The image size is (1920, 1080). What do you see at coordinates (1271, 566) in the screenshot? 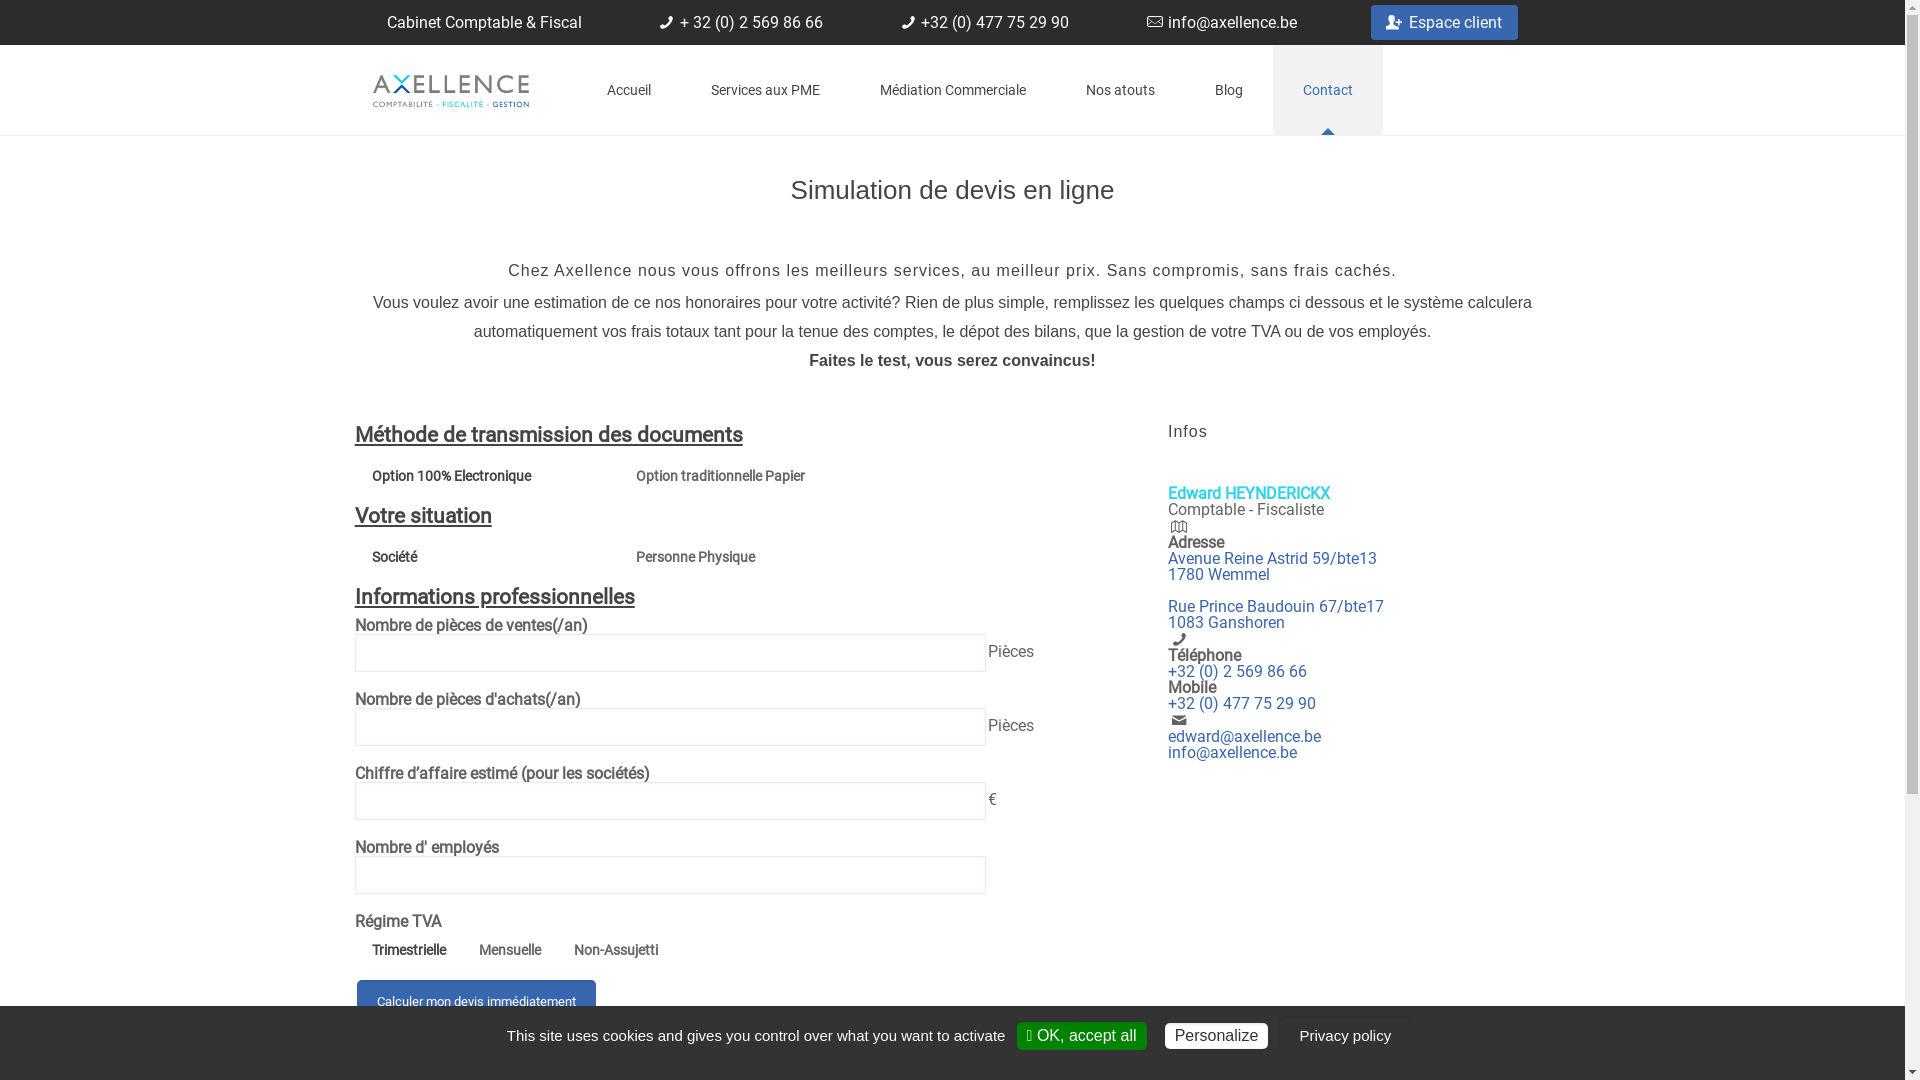
I see `'Avenue Reine Astrid 59/bte13` at bounding box center [1271, 566].